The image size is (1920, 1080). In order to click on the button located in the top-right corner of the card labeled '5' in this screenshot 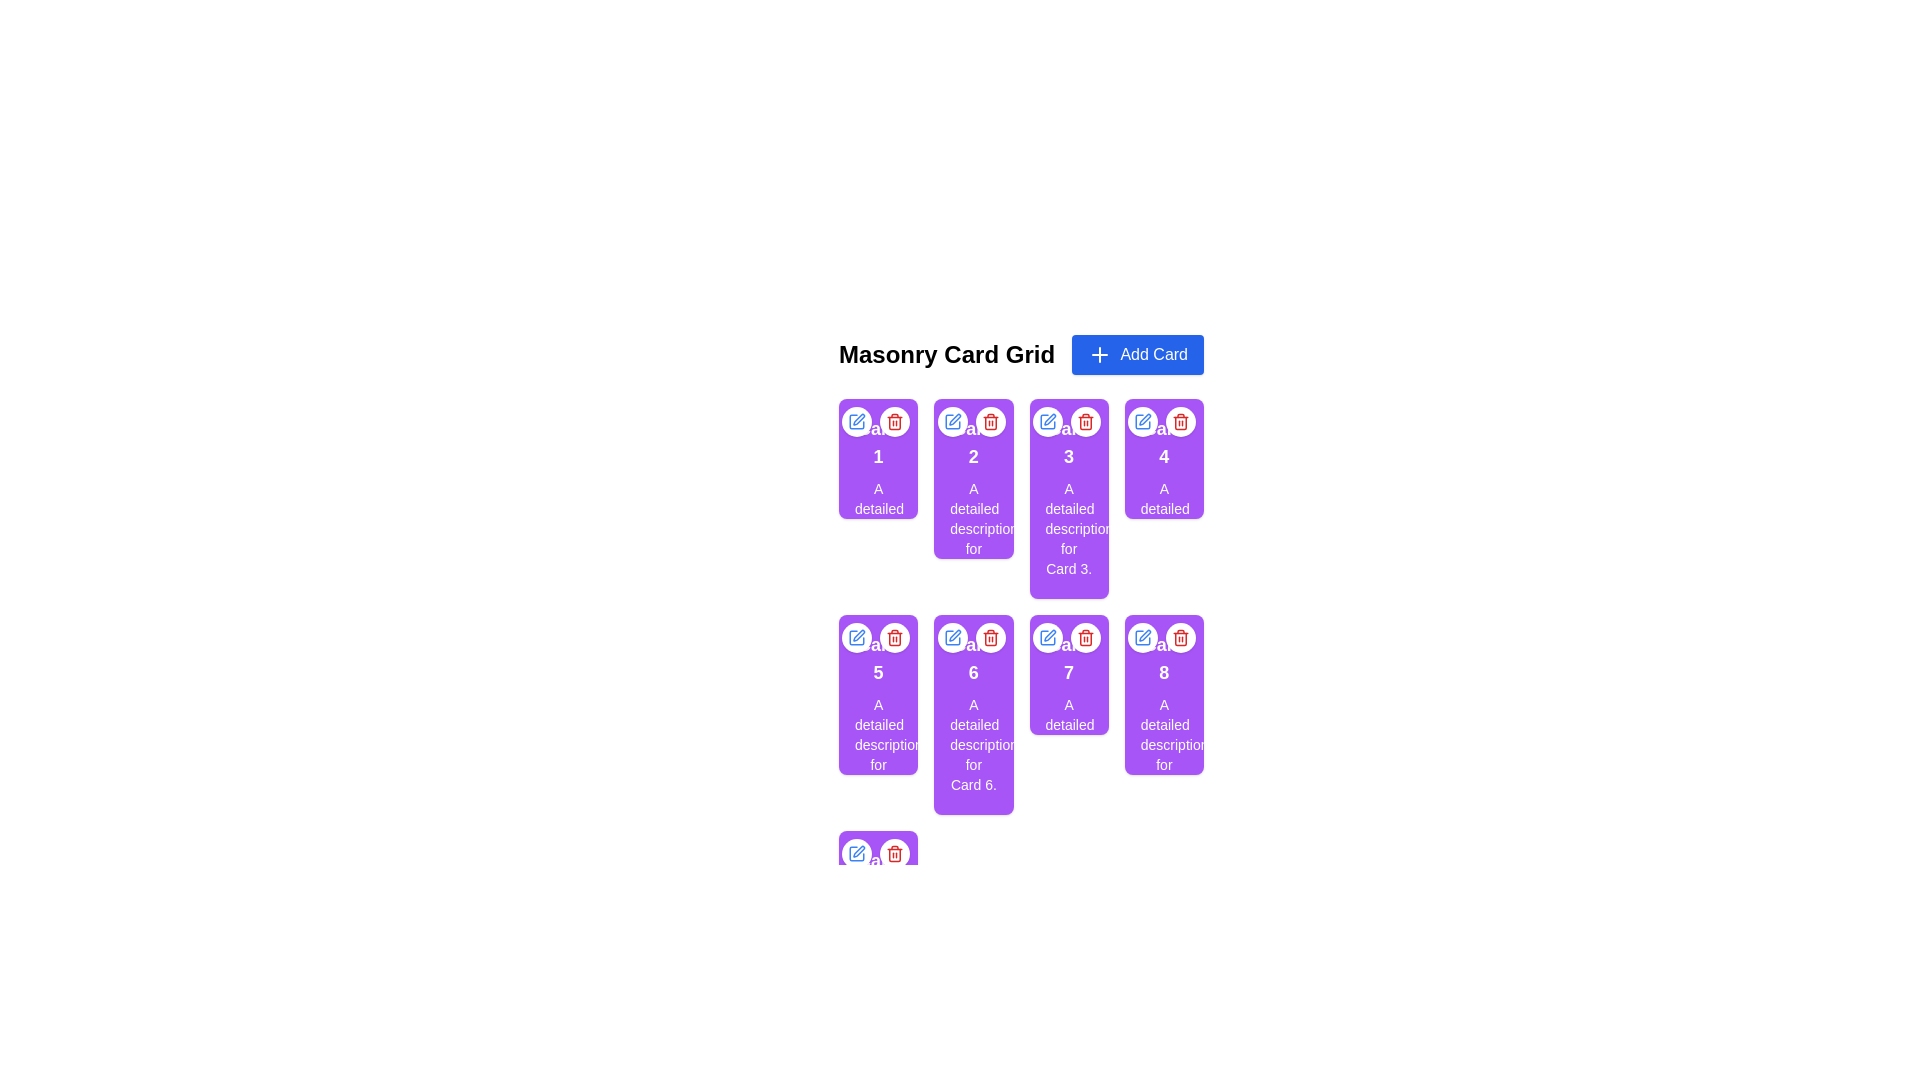, I will do `click(857, 637)`.